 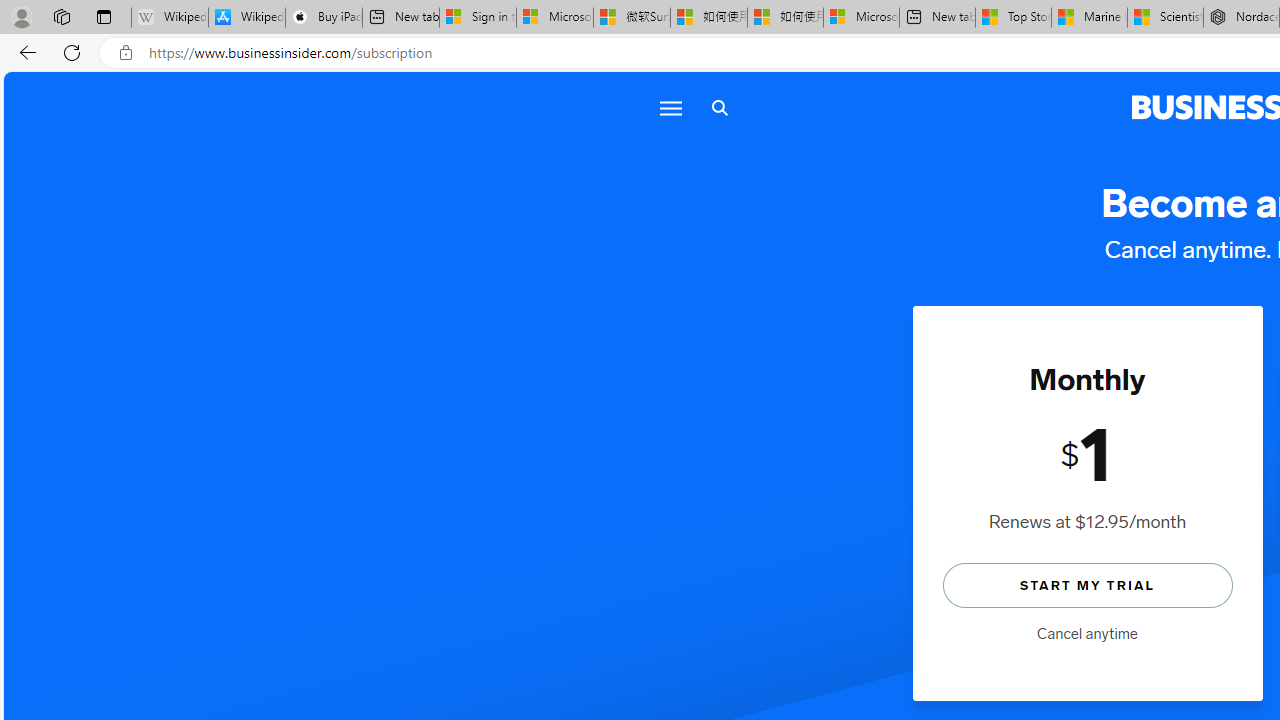 What do you see at coordinates (669, 108) in the screenshot?
I see `'Menu'` at bounding box center [669, 108].